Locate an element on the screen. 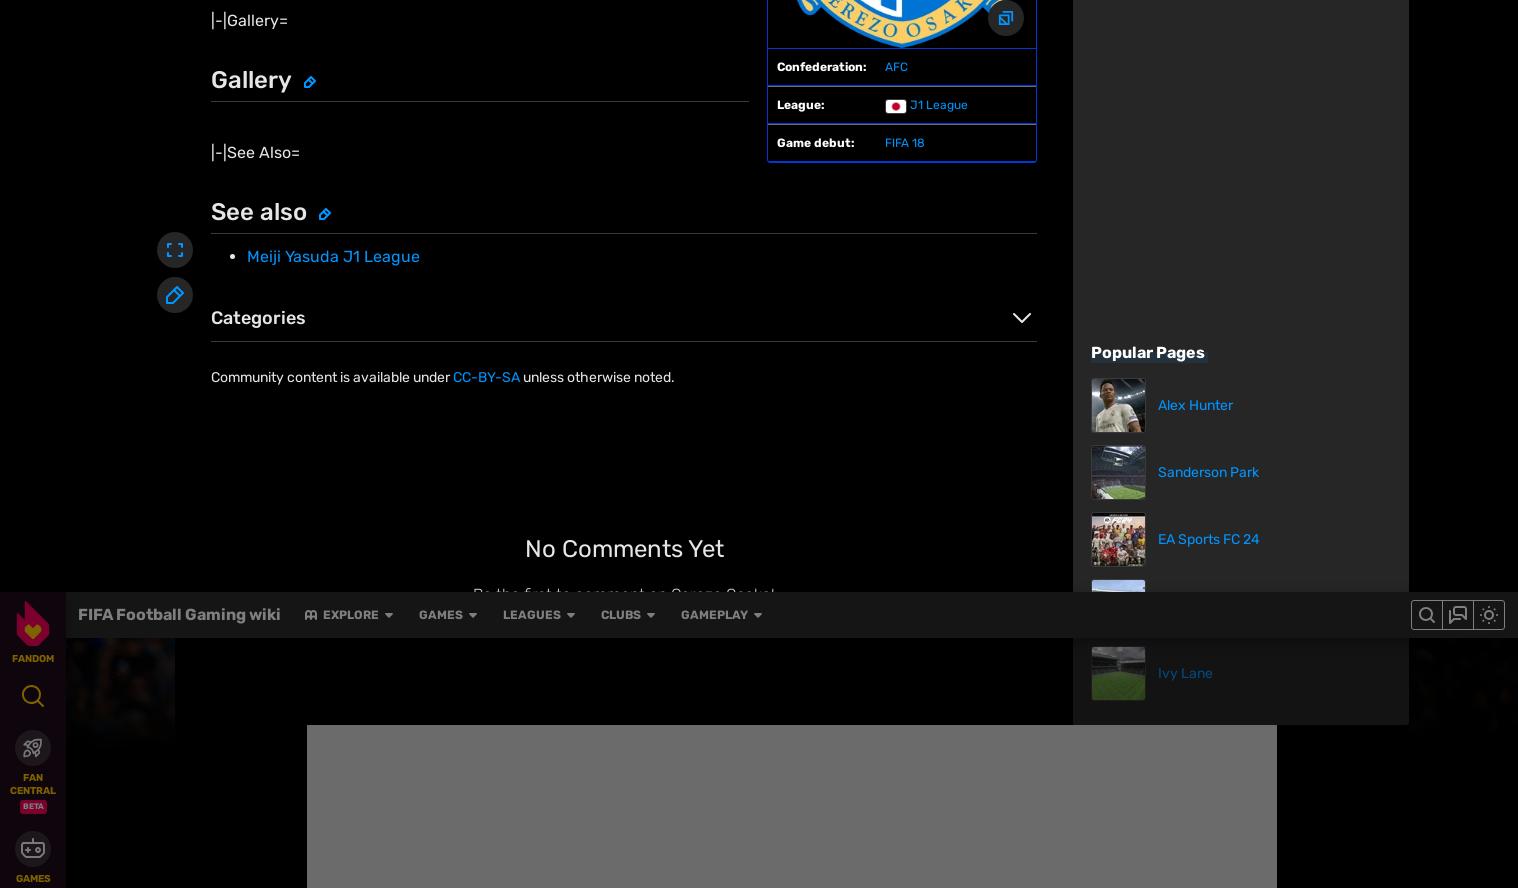 This screenshot has width=1518, height=888. 'Take your favorite fandoms with you and never miss a beat.' is located at coordinates (1155, 808).